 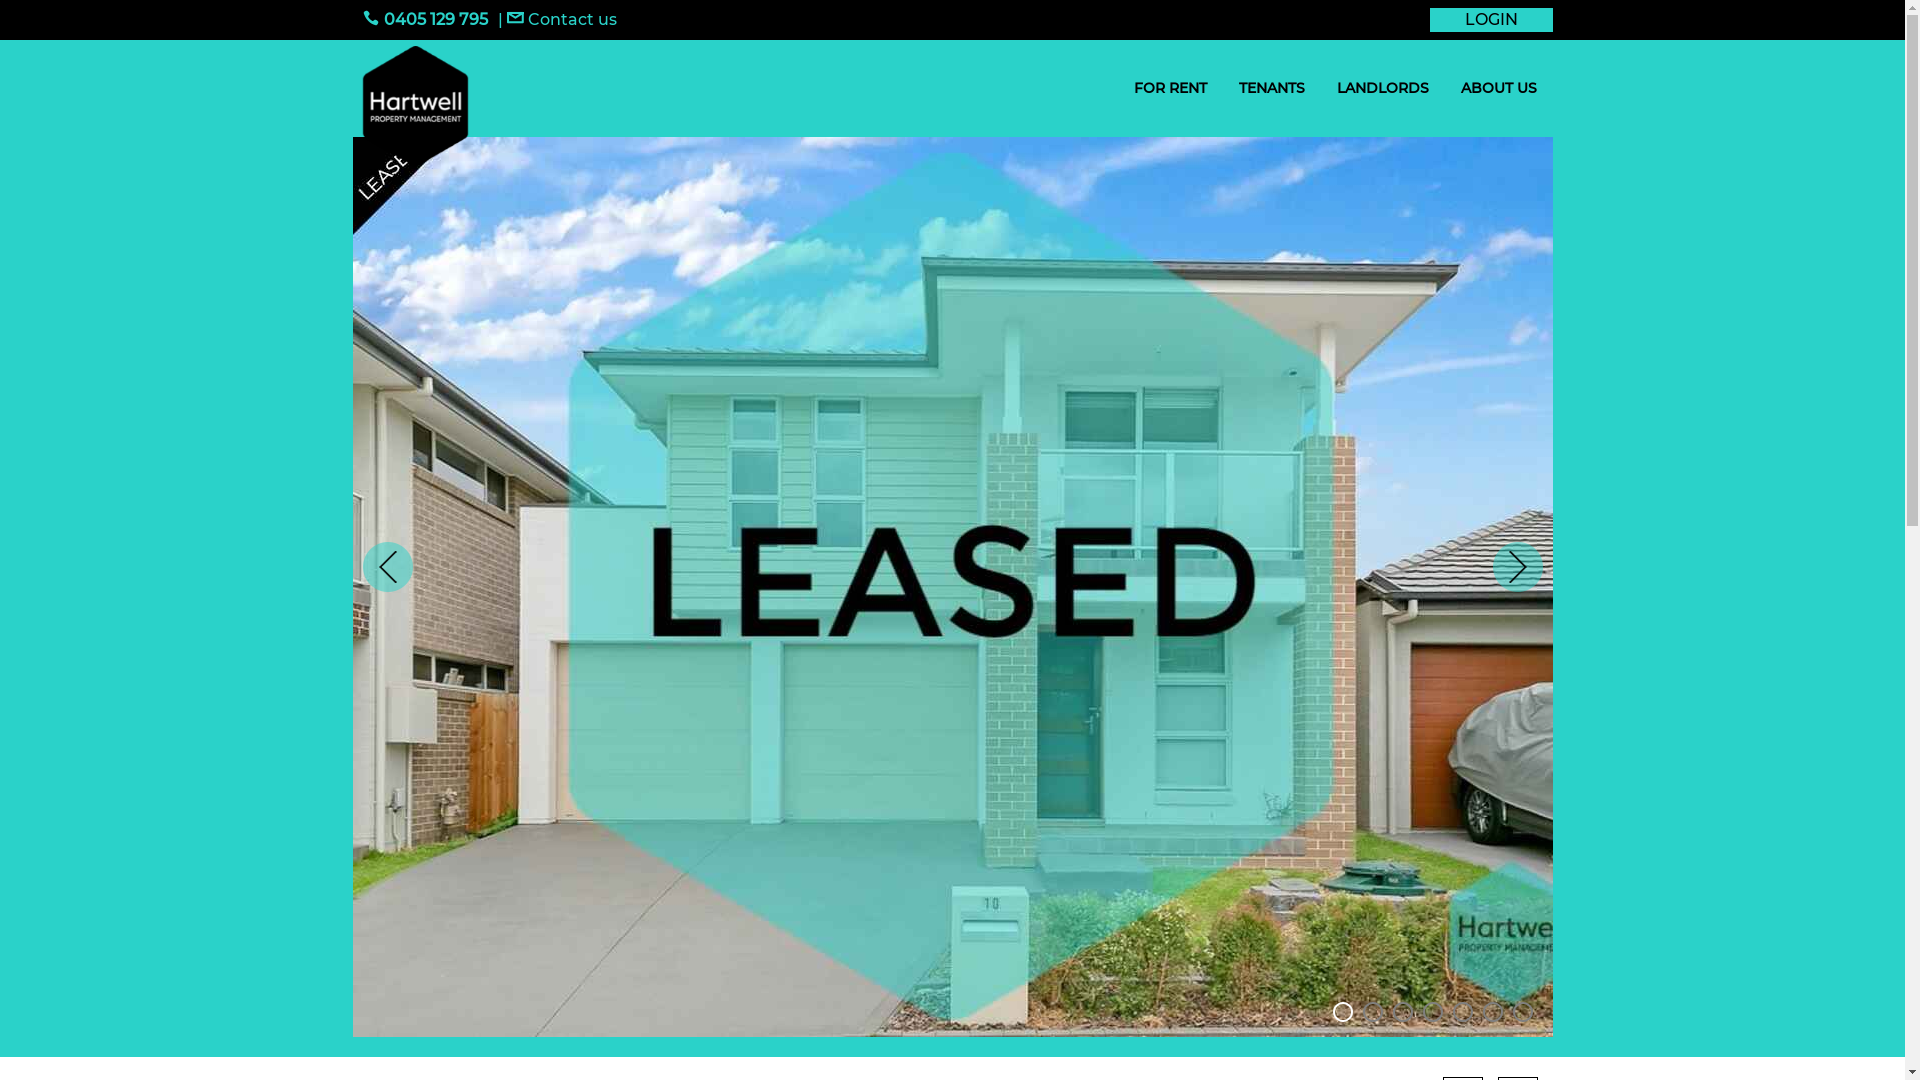 I want to click on '4', so click(x=1430, y=1011).